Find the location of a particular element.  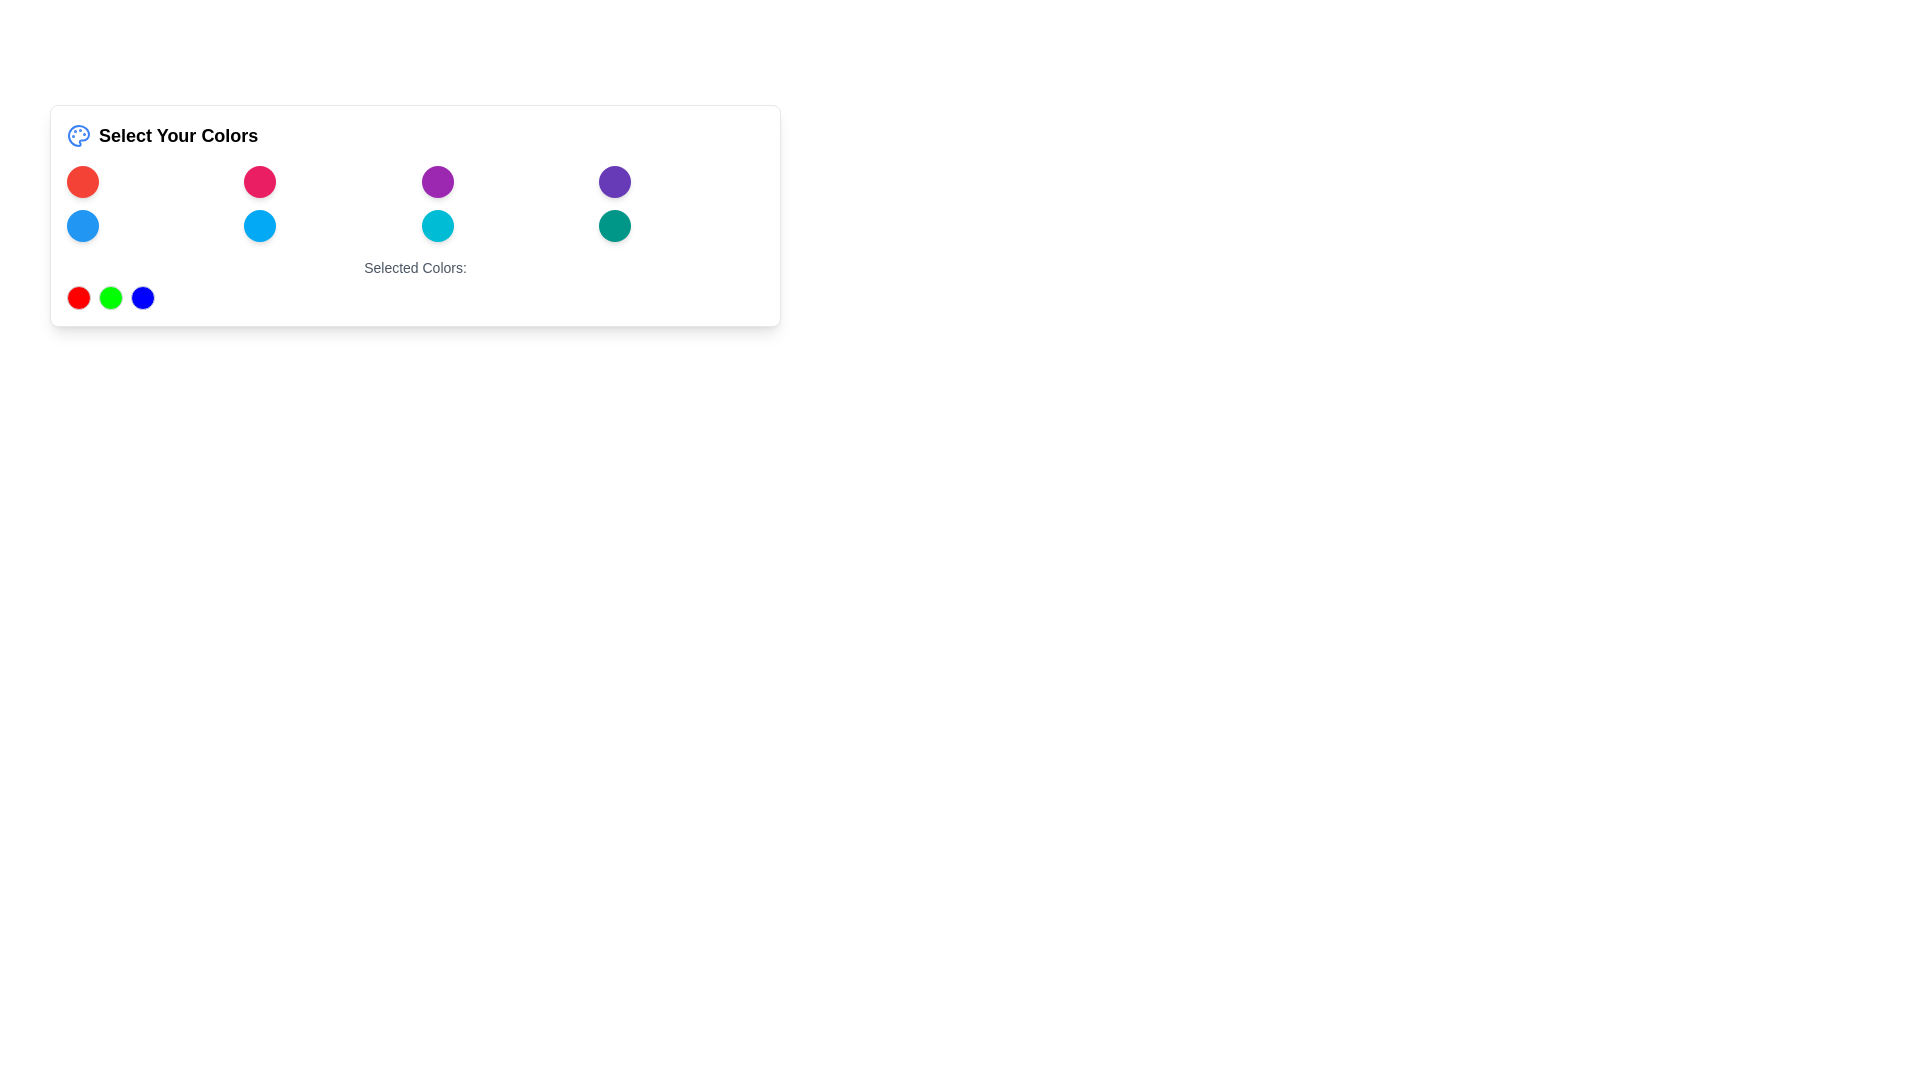

the blue circular button with a gray border, which is the third element in a horizontal arrangement of similar buttons is located at coordinates (142, 297).